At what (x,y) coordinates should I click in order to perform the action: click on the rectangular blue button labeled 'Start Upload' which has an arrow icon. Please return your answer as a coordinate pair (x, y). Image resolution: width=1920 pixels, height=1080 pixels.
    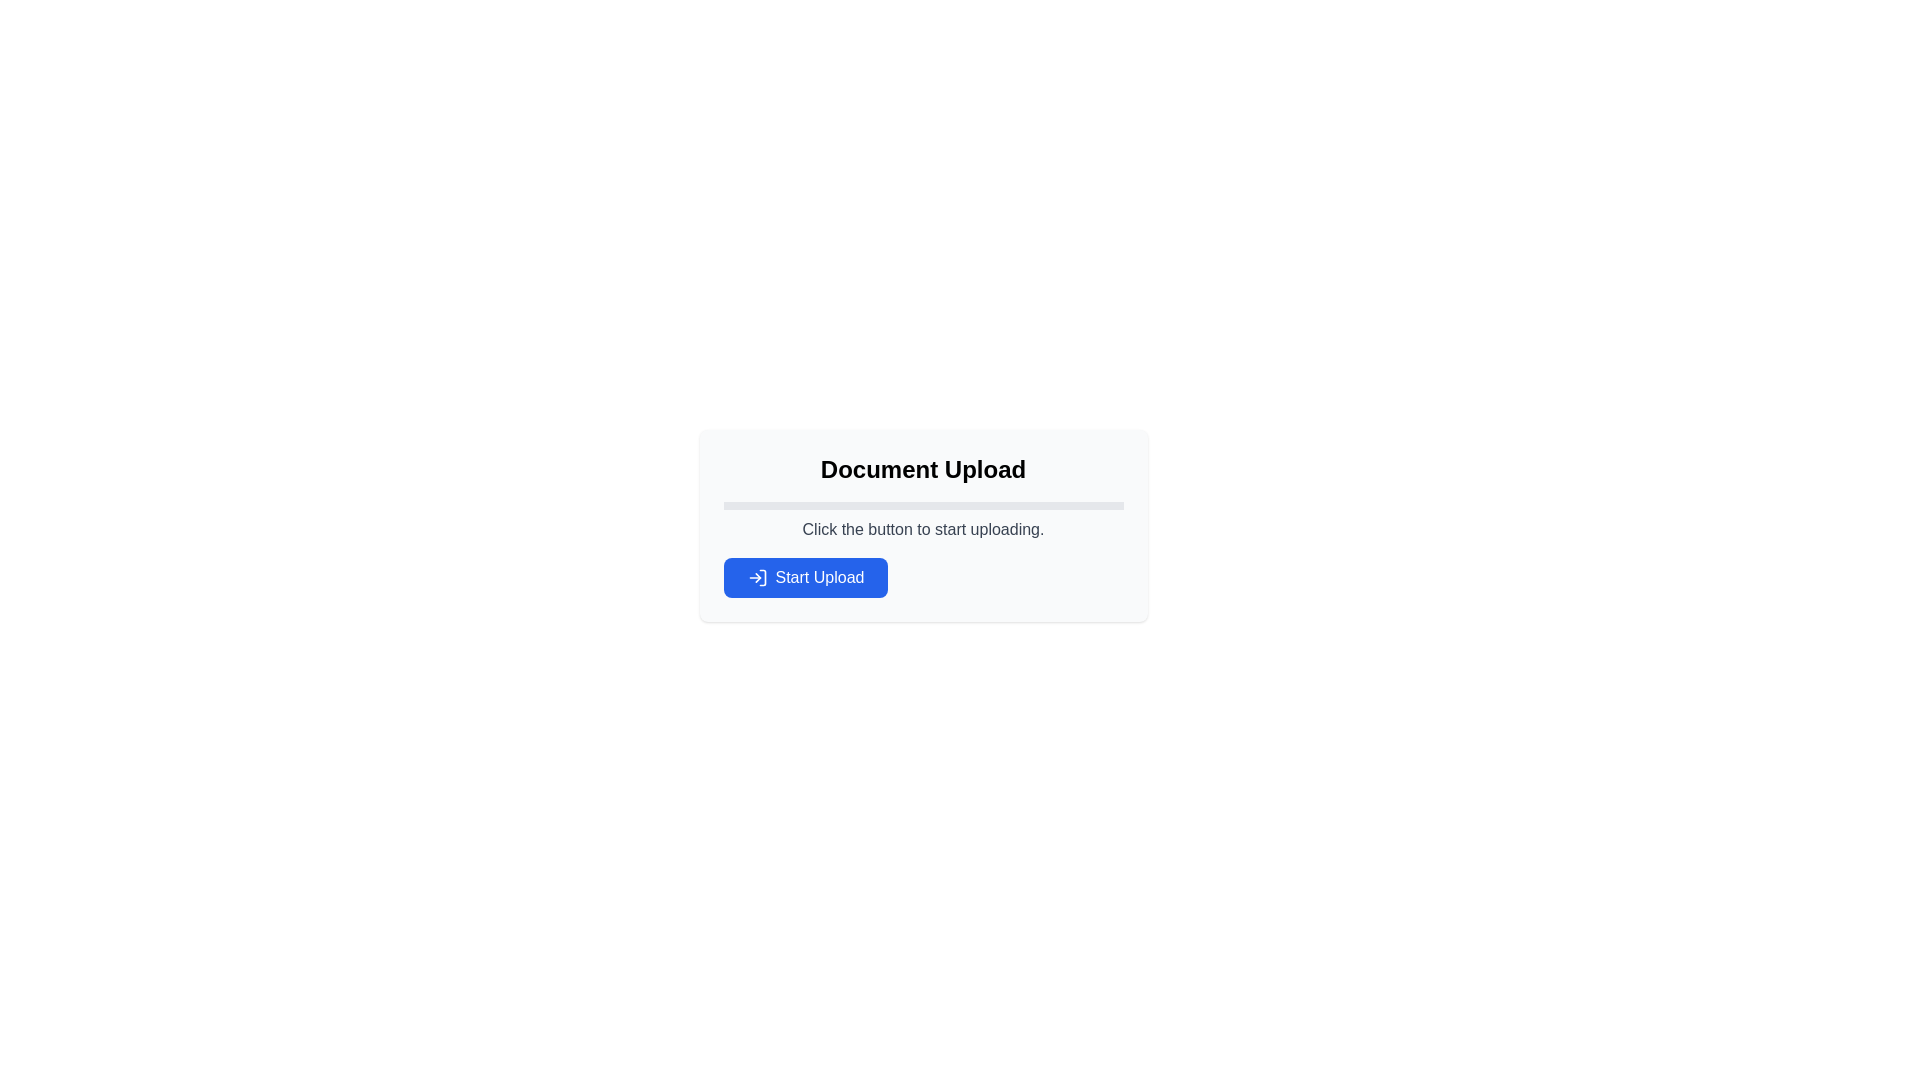
    Looking at the image, I should click on (806, 578).